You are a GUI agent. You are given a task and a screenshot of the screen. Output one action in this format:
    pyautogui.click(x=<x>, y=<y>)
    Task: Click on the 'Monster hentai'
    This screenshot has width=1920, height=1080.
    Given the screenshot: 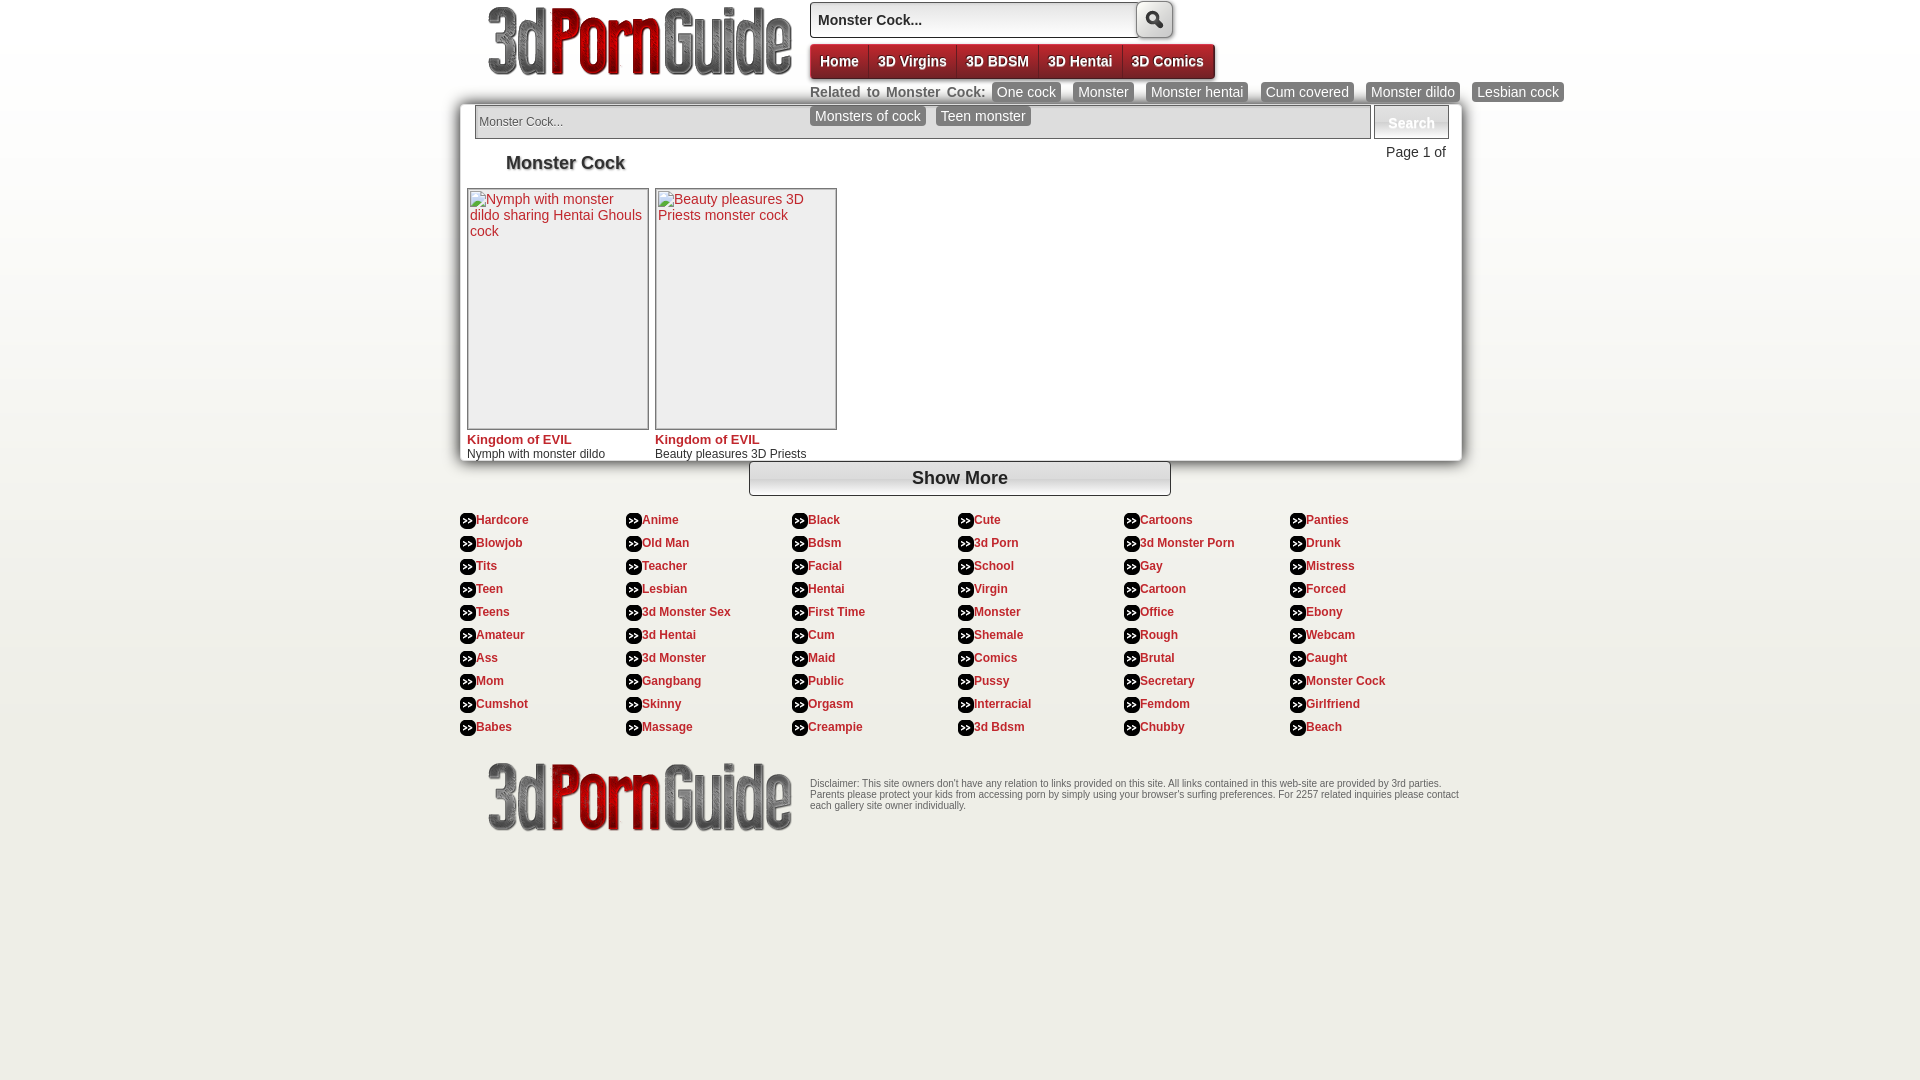 What is the action you would take?
    pyautogui.click(x=1197, y=92)
    